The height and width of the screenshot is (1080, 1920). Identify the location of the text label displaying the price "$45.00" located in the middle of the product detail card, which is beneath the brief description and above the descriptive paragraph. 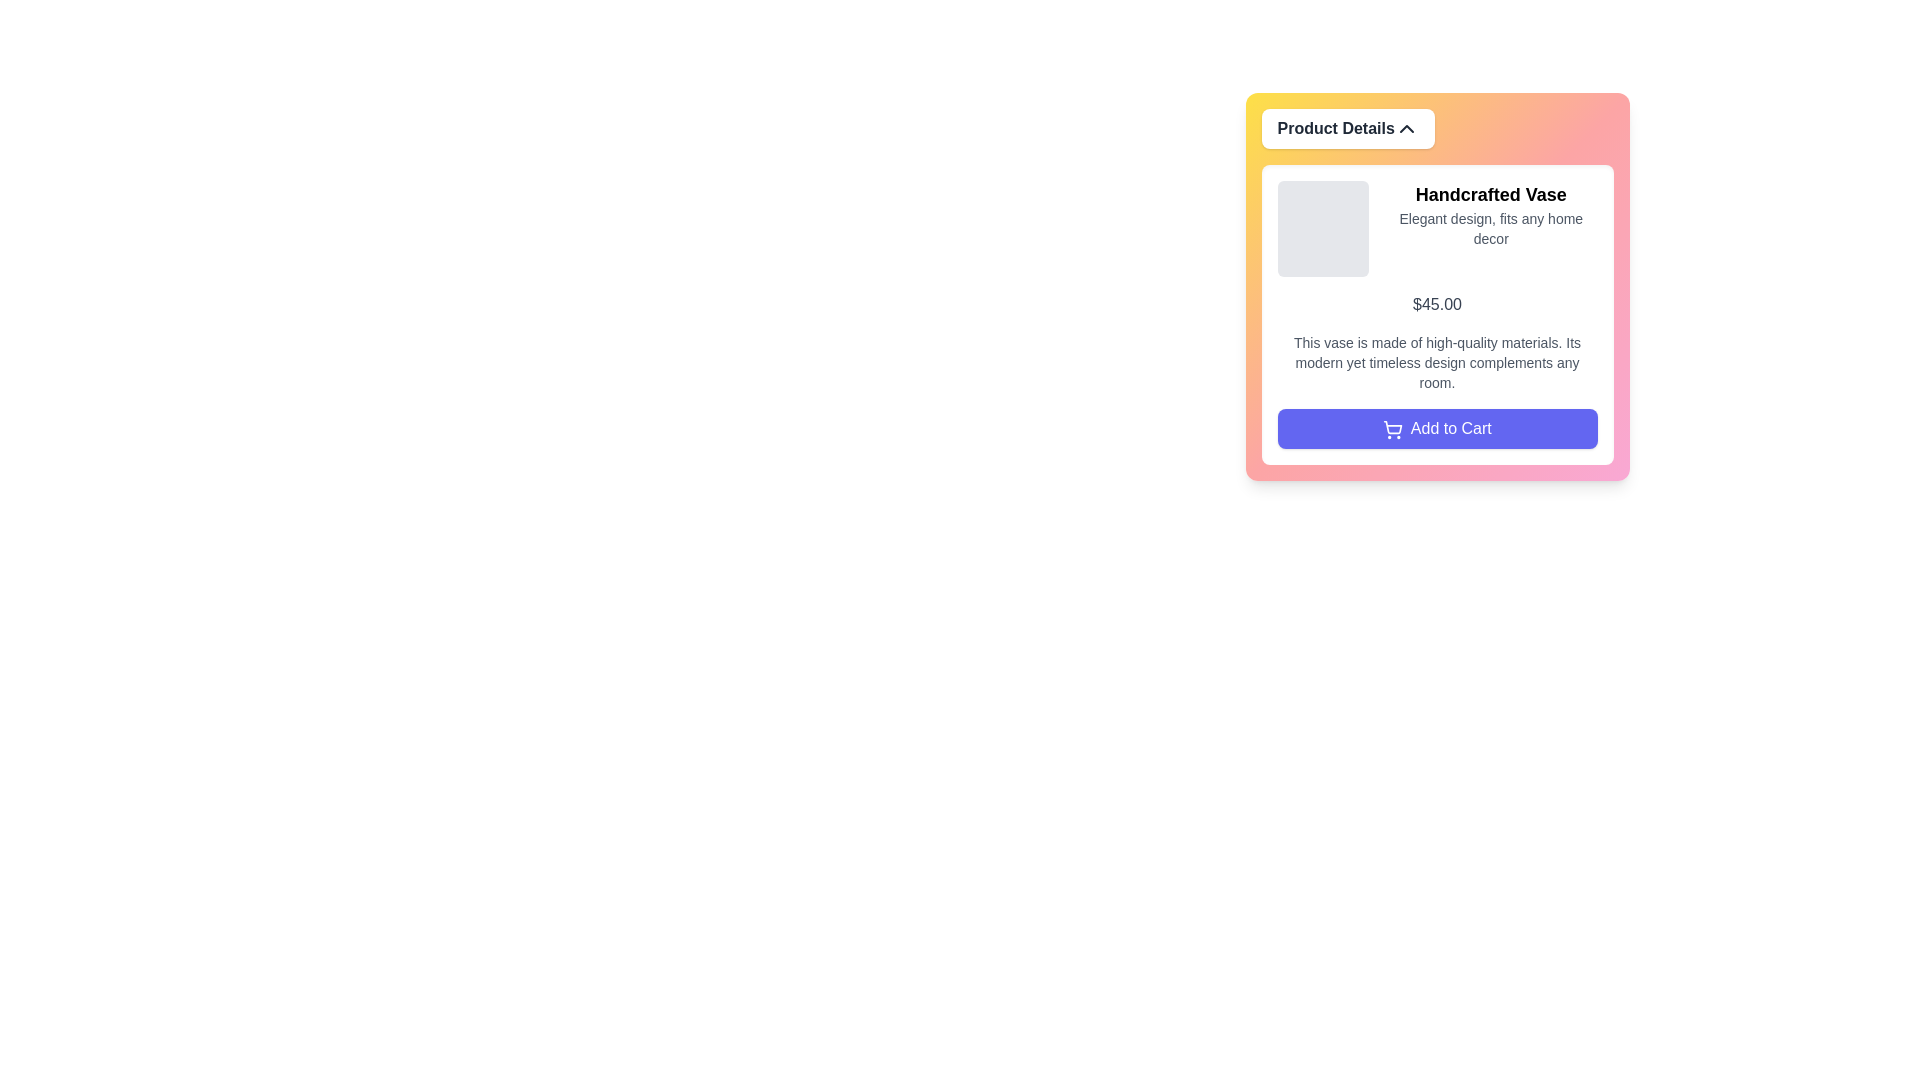
(1436, 304).